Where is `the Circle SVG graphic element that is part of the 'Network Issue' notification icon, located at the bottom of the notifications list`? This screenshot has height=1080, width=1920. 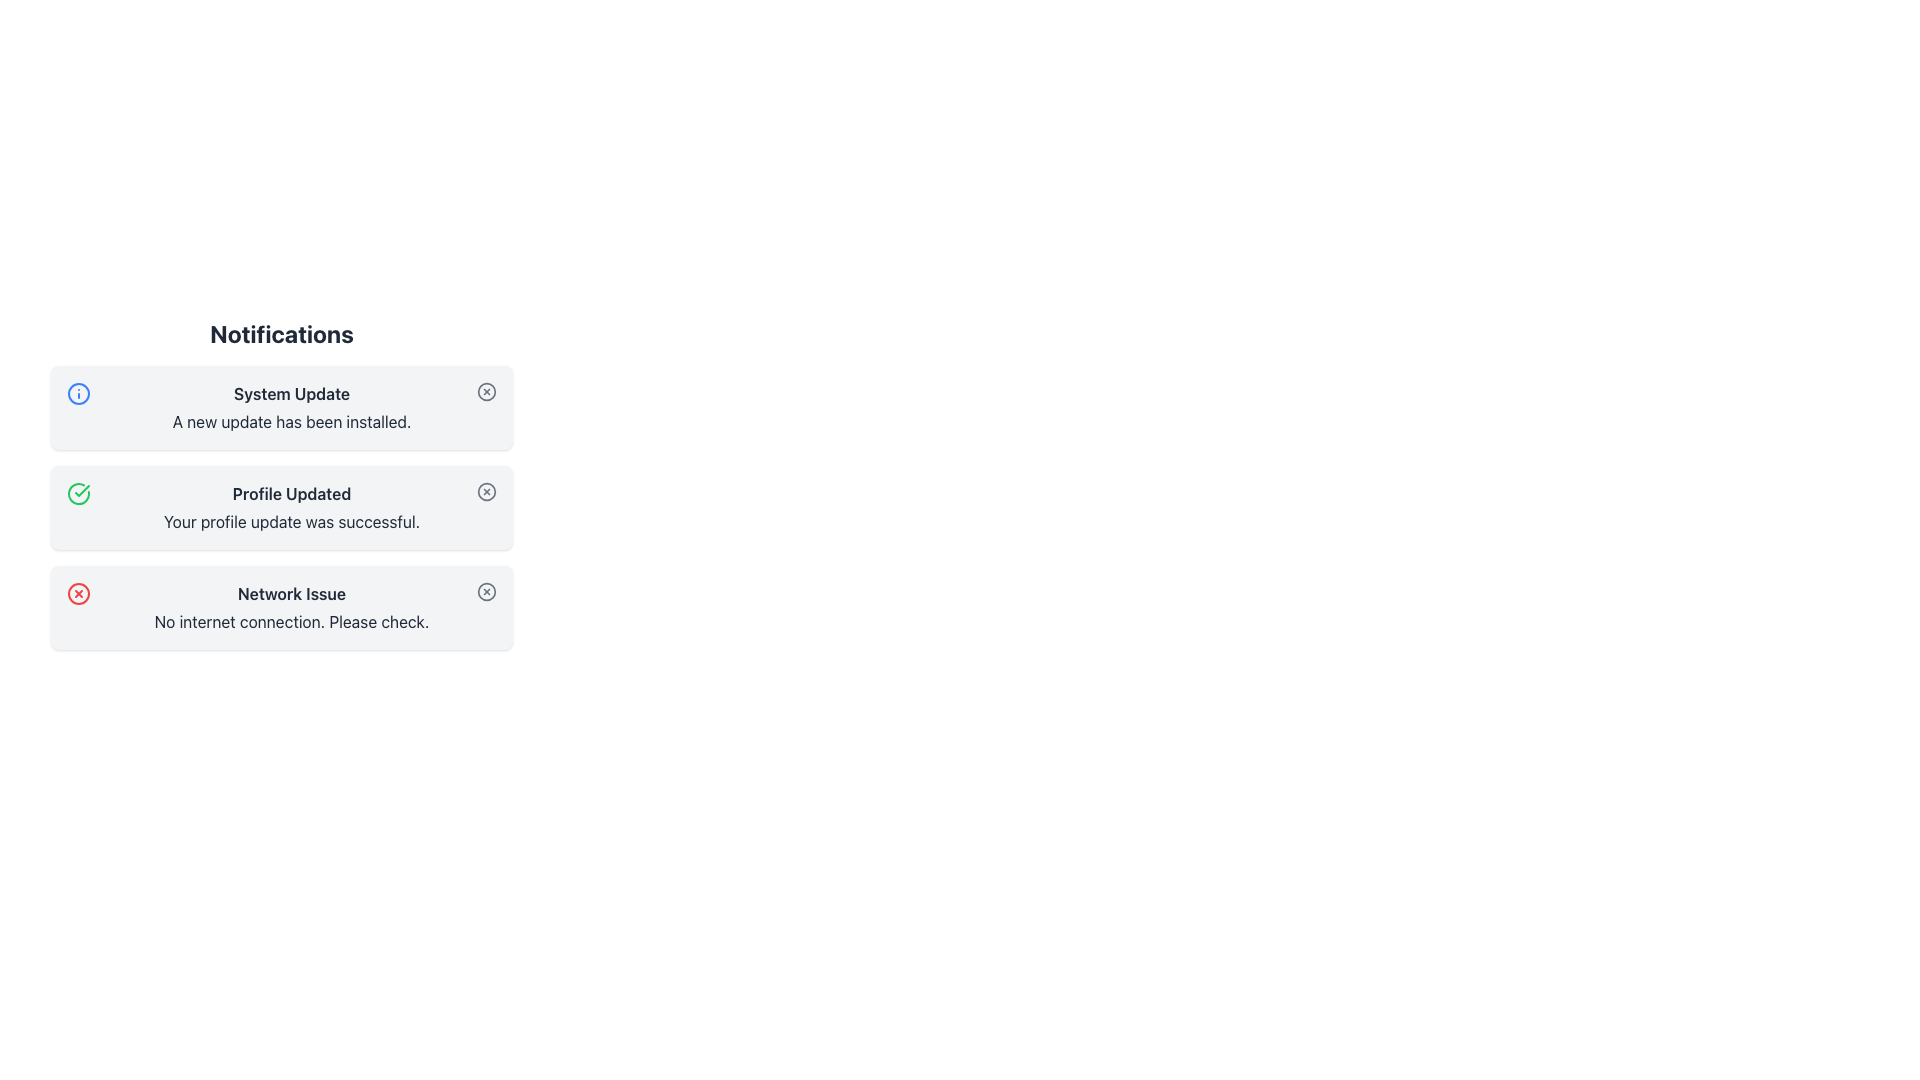
the Circle SVG graphic element that is part of the 'Network Issue' notification icon, located at the bottom of the notifications list is located at coordinates (486, 590).